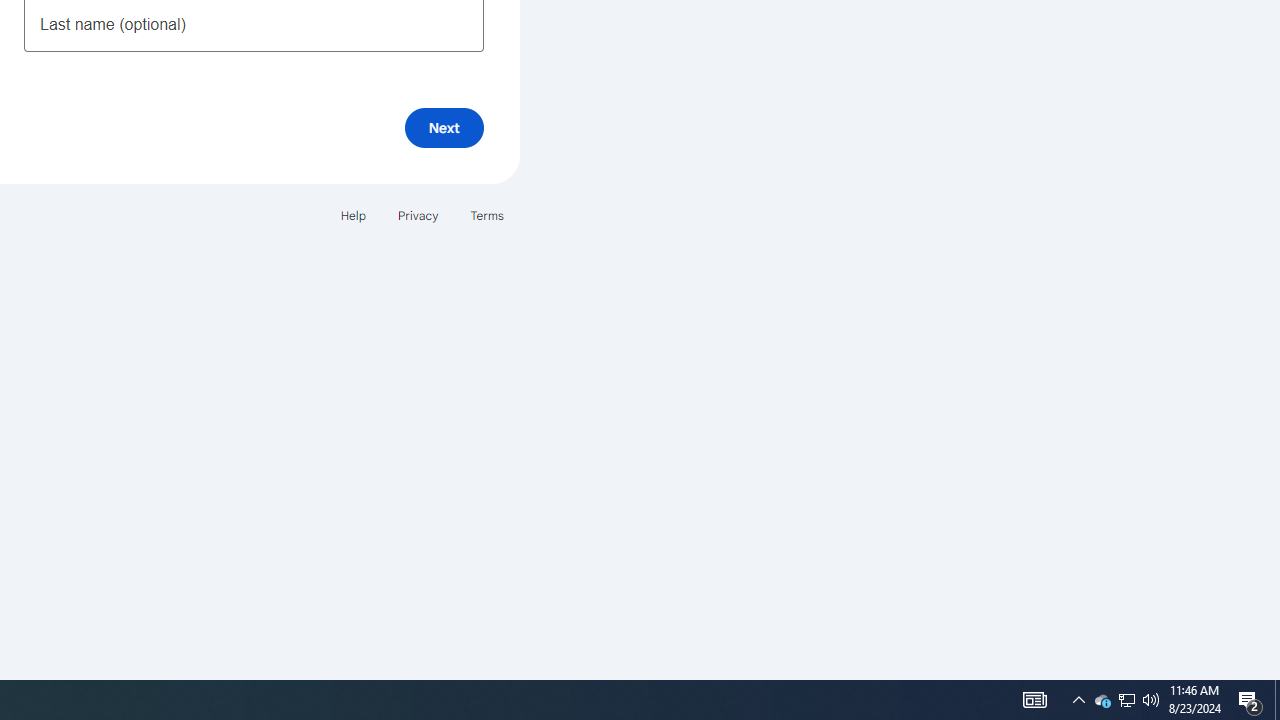 Image resolution: width=1280 pixels, height=720 pixels. What do you see at coordinates (416, 215) in the screenshot?
I see `'Privacy'` at bounding box center [416, 215].